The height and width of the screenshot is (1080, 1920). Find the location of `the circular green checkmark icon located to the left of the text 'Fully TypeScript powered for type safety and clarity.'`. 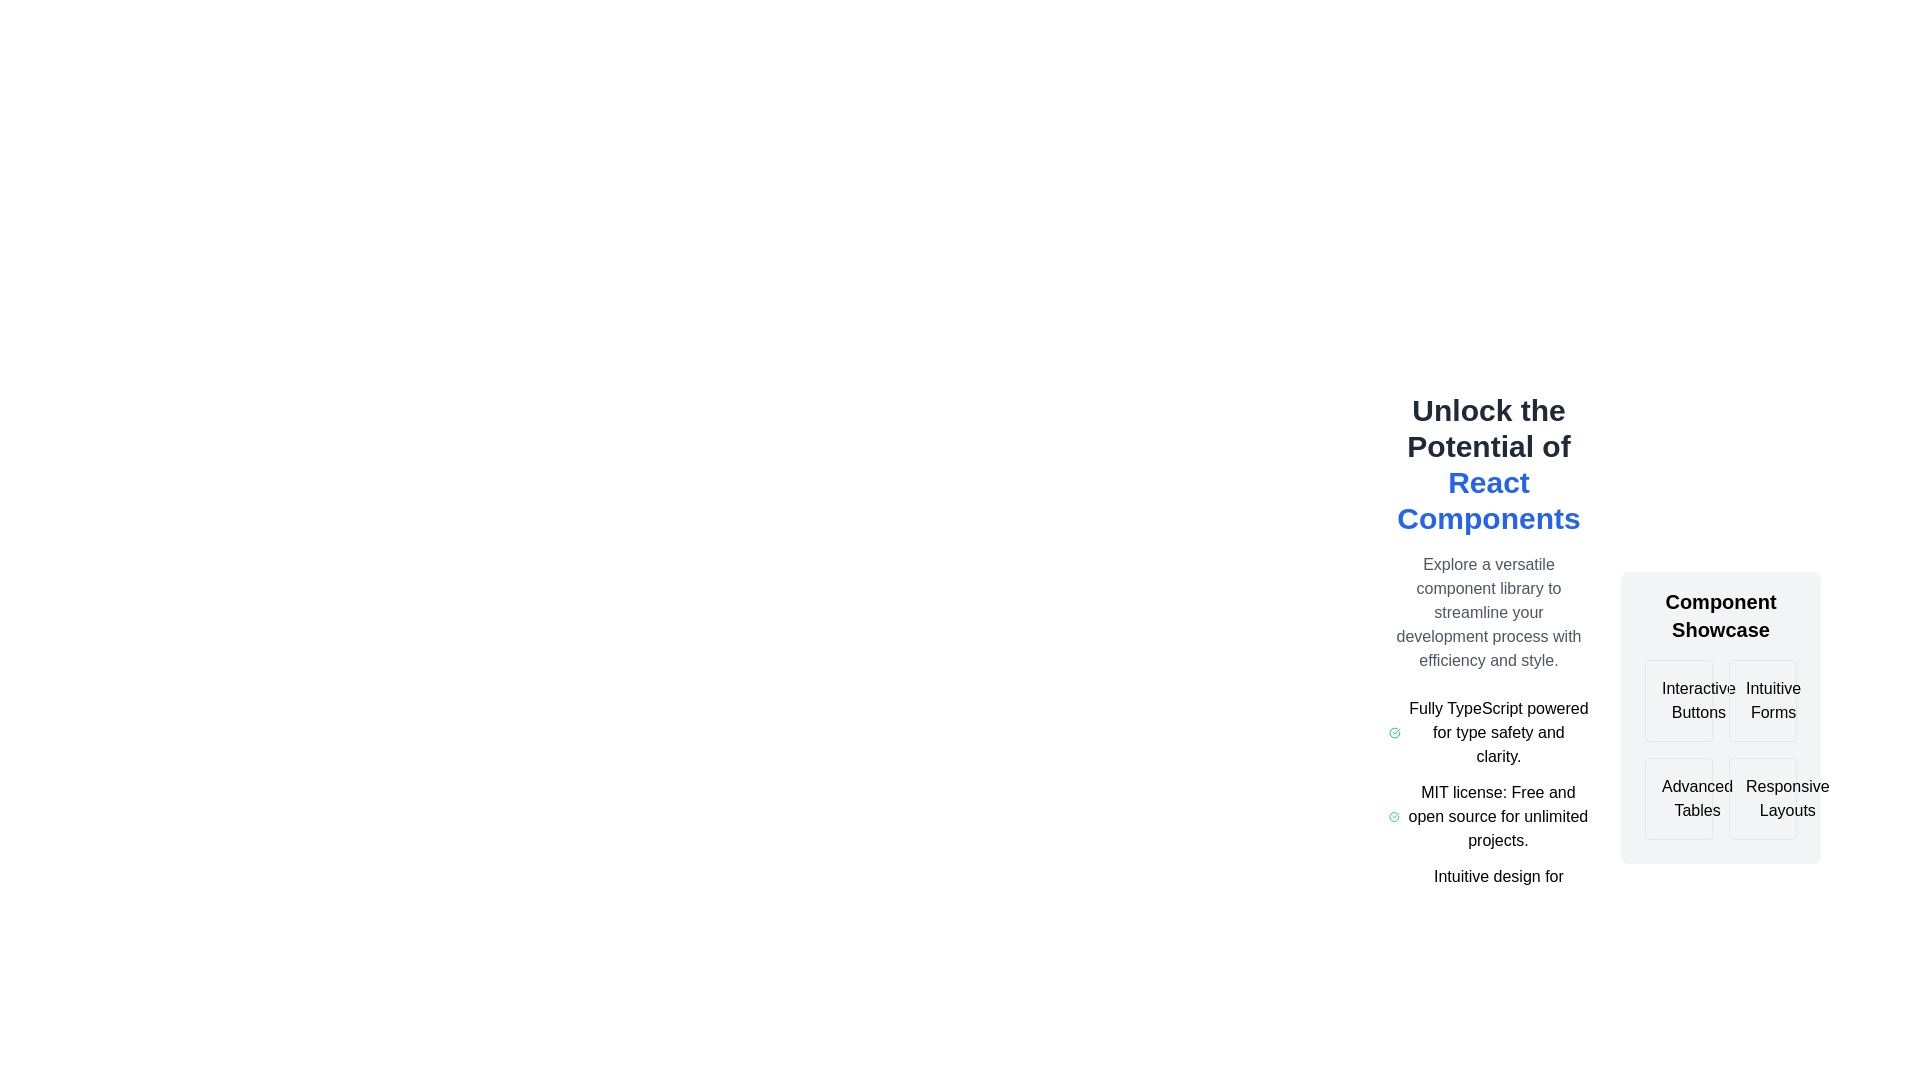

the circular green checkmark icon located to the left of the text 'Fully TypeScript powered for type safety and clarity.' is located at coordinates (1393, 732).